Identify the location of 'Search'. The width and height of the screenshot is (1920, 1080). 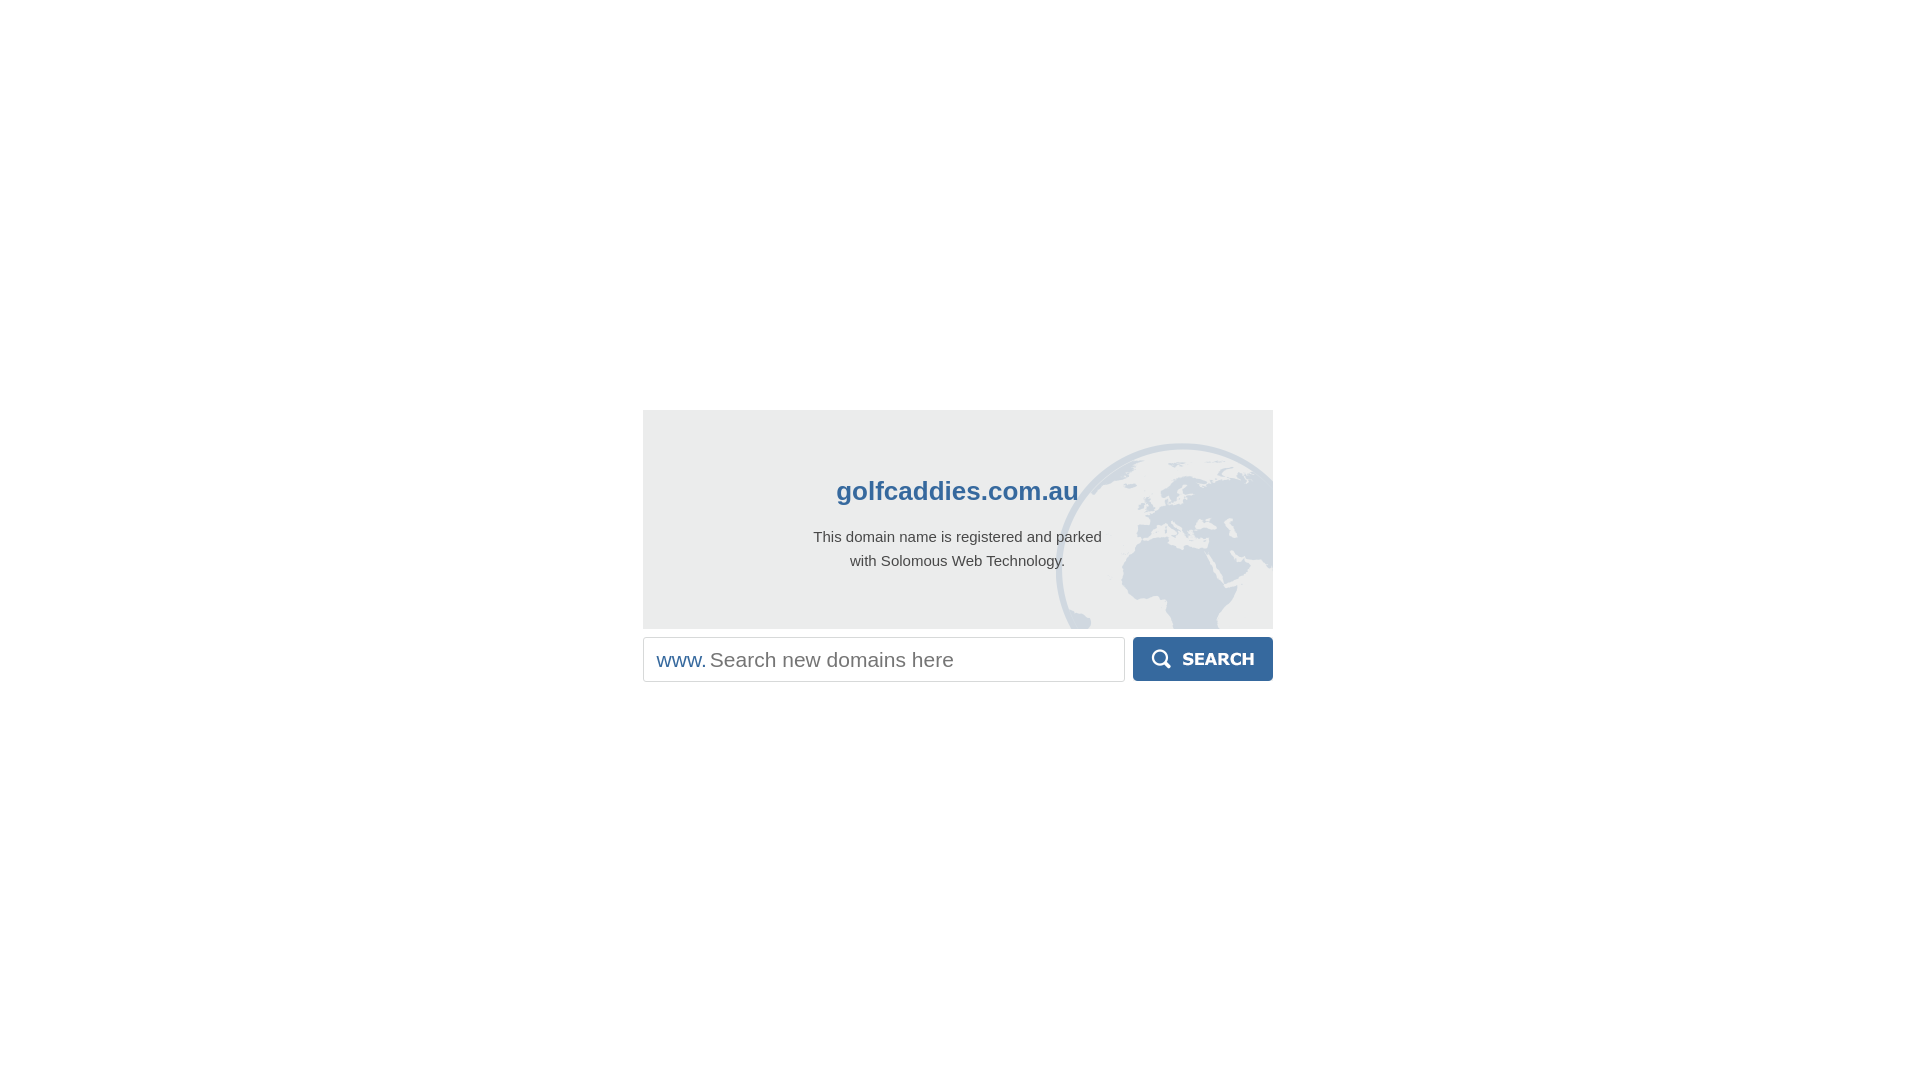
(1202, 659).